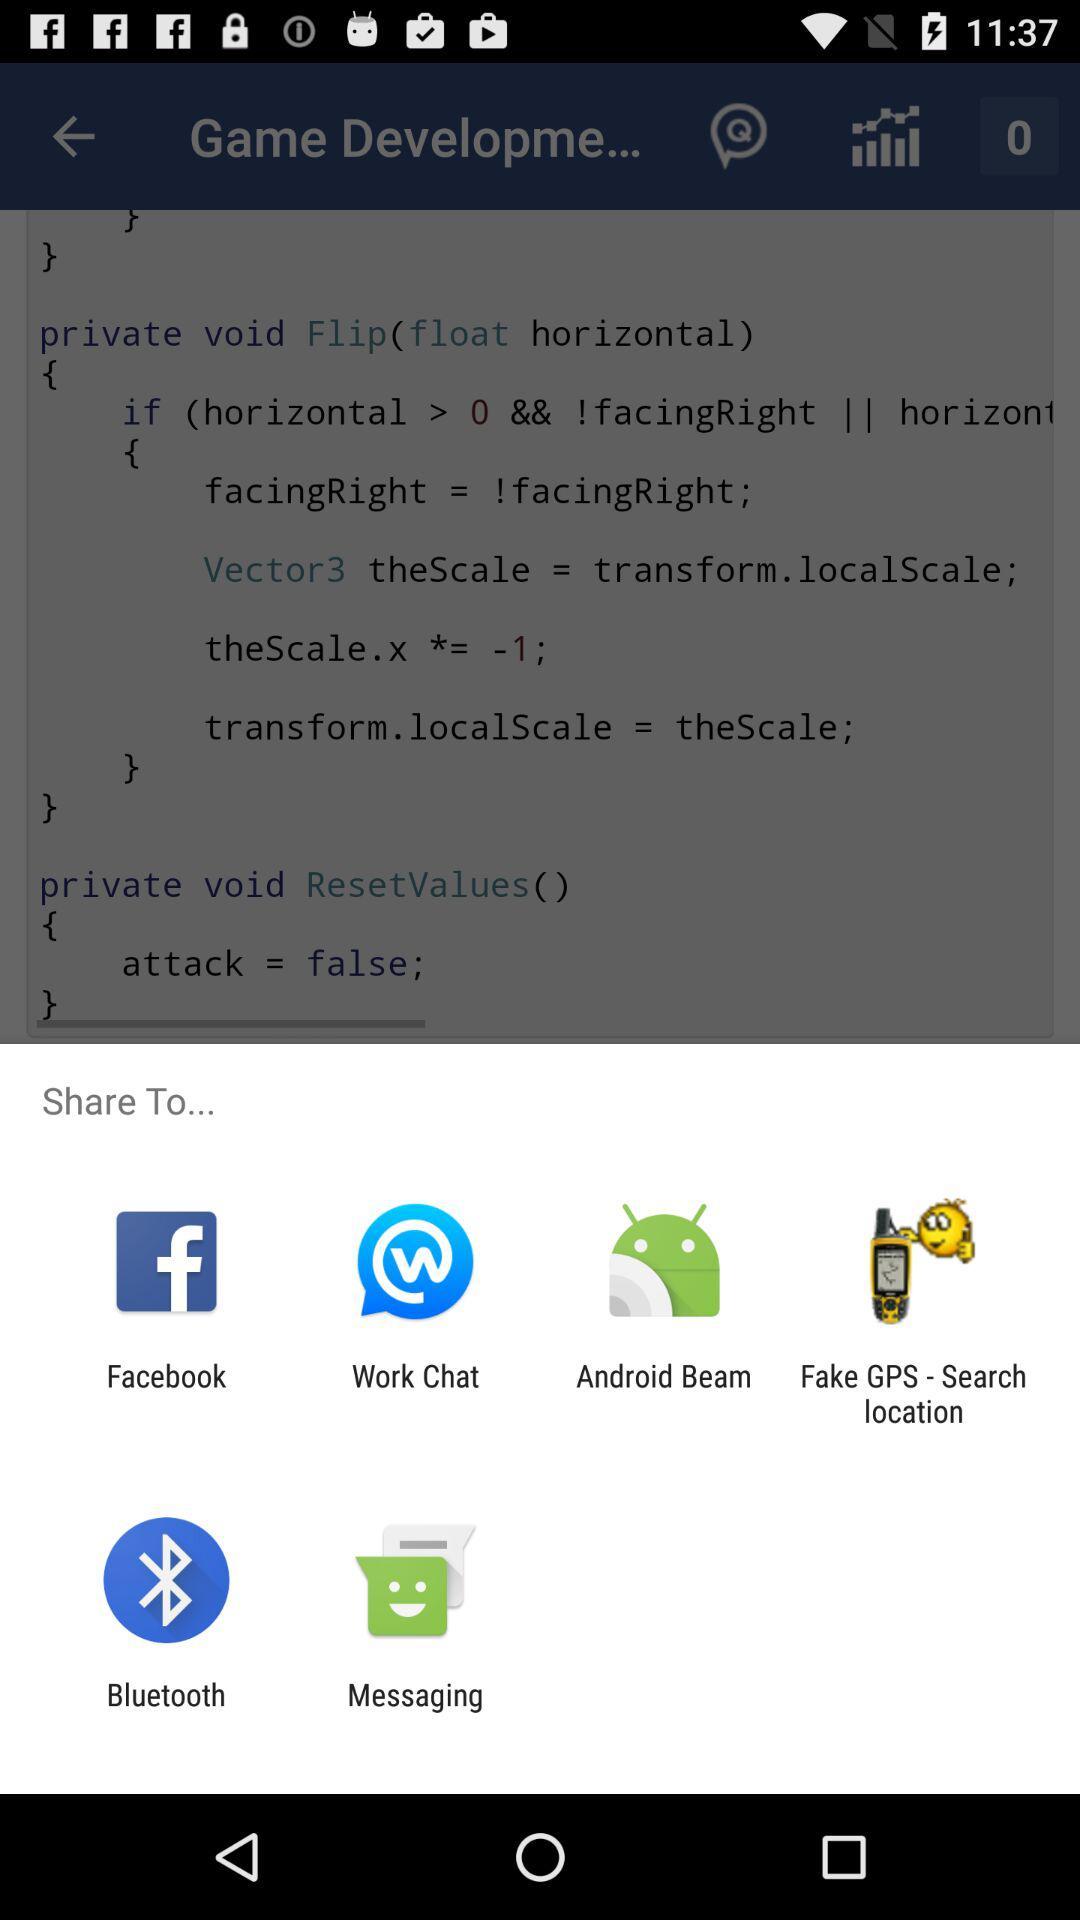 This screenshot has height=1920, width=1080. What do you see at coordinates (414, 1711) in the screenshot?
I see `the app next to bluetooth app` at bounding box center [414, 1711].